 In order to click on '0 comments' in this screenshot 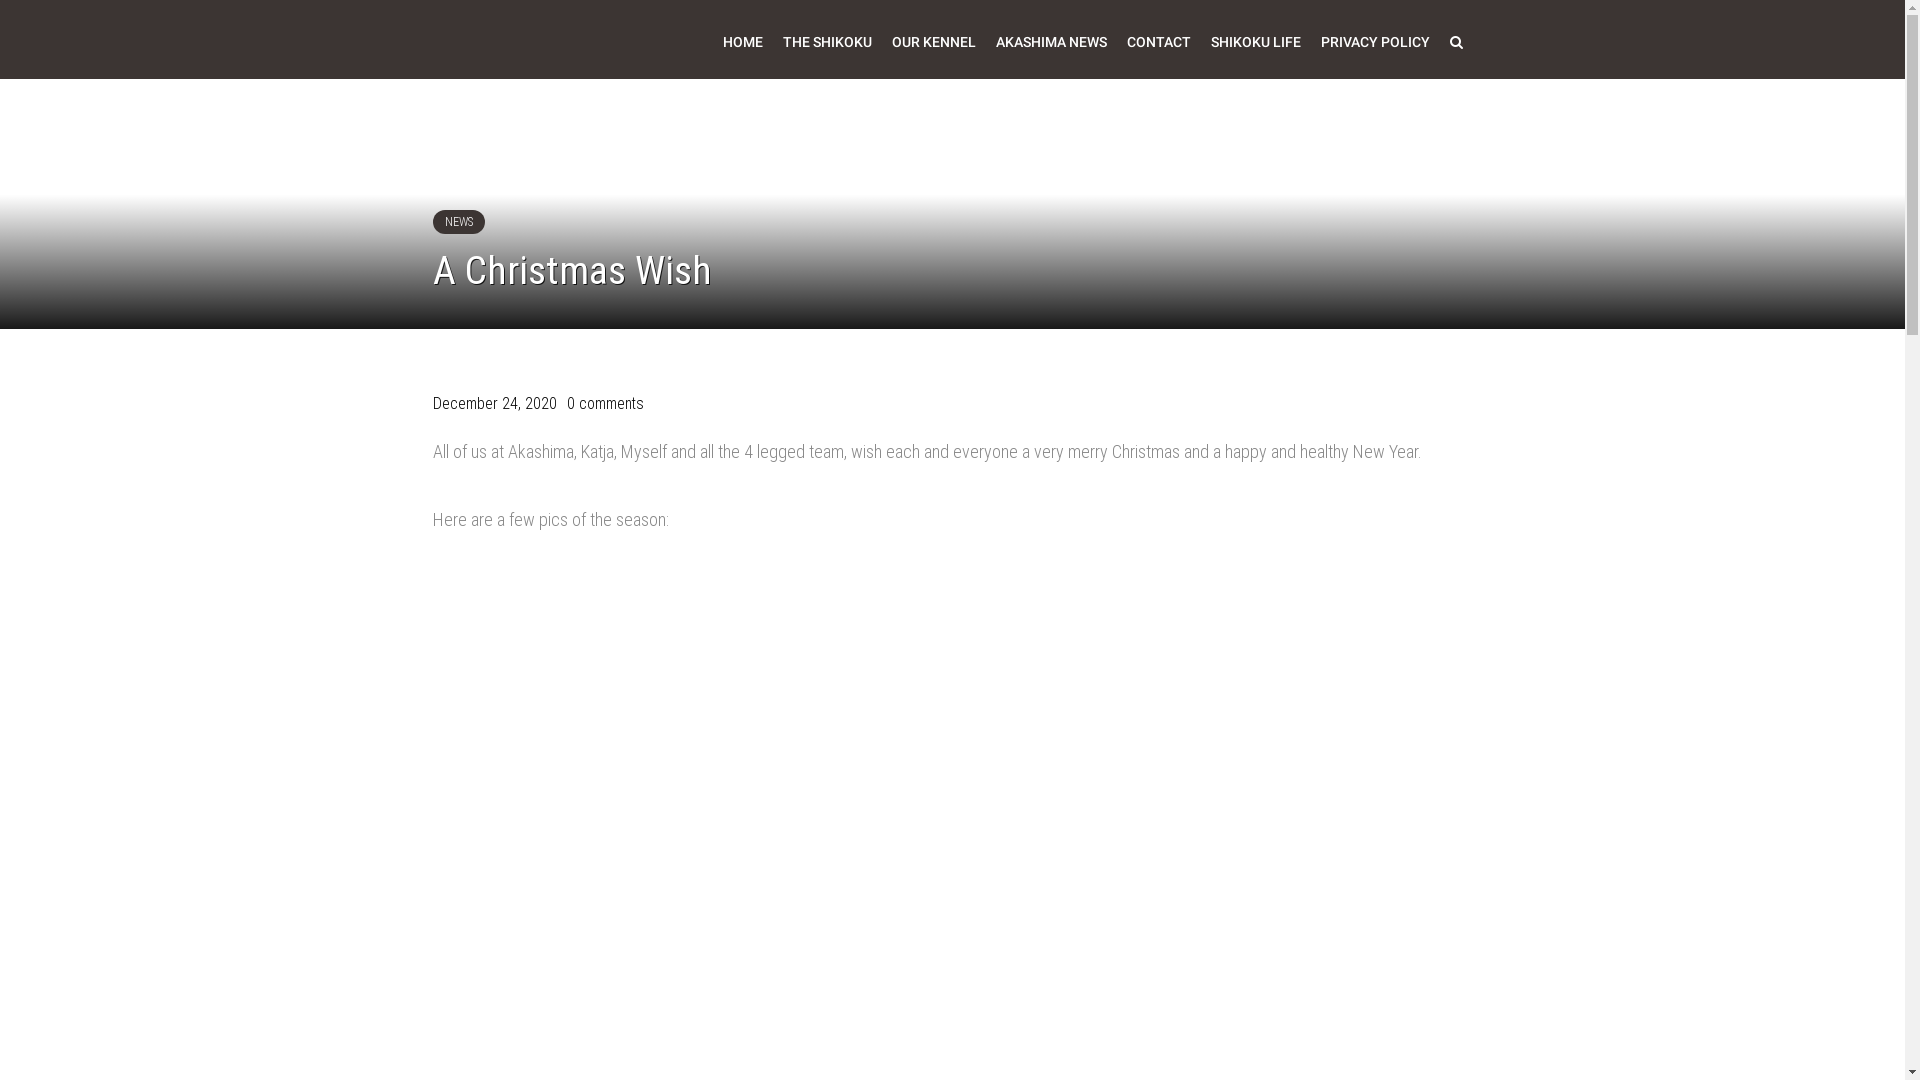, I will do `click(565, 403)`.